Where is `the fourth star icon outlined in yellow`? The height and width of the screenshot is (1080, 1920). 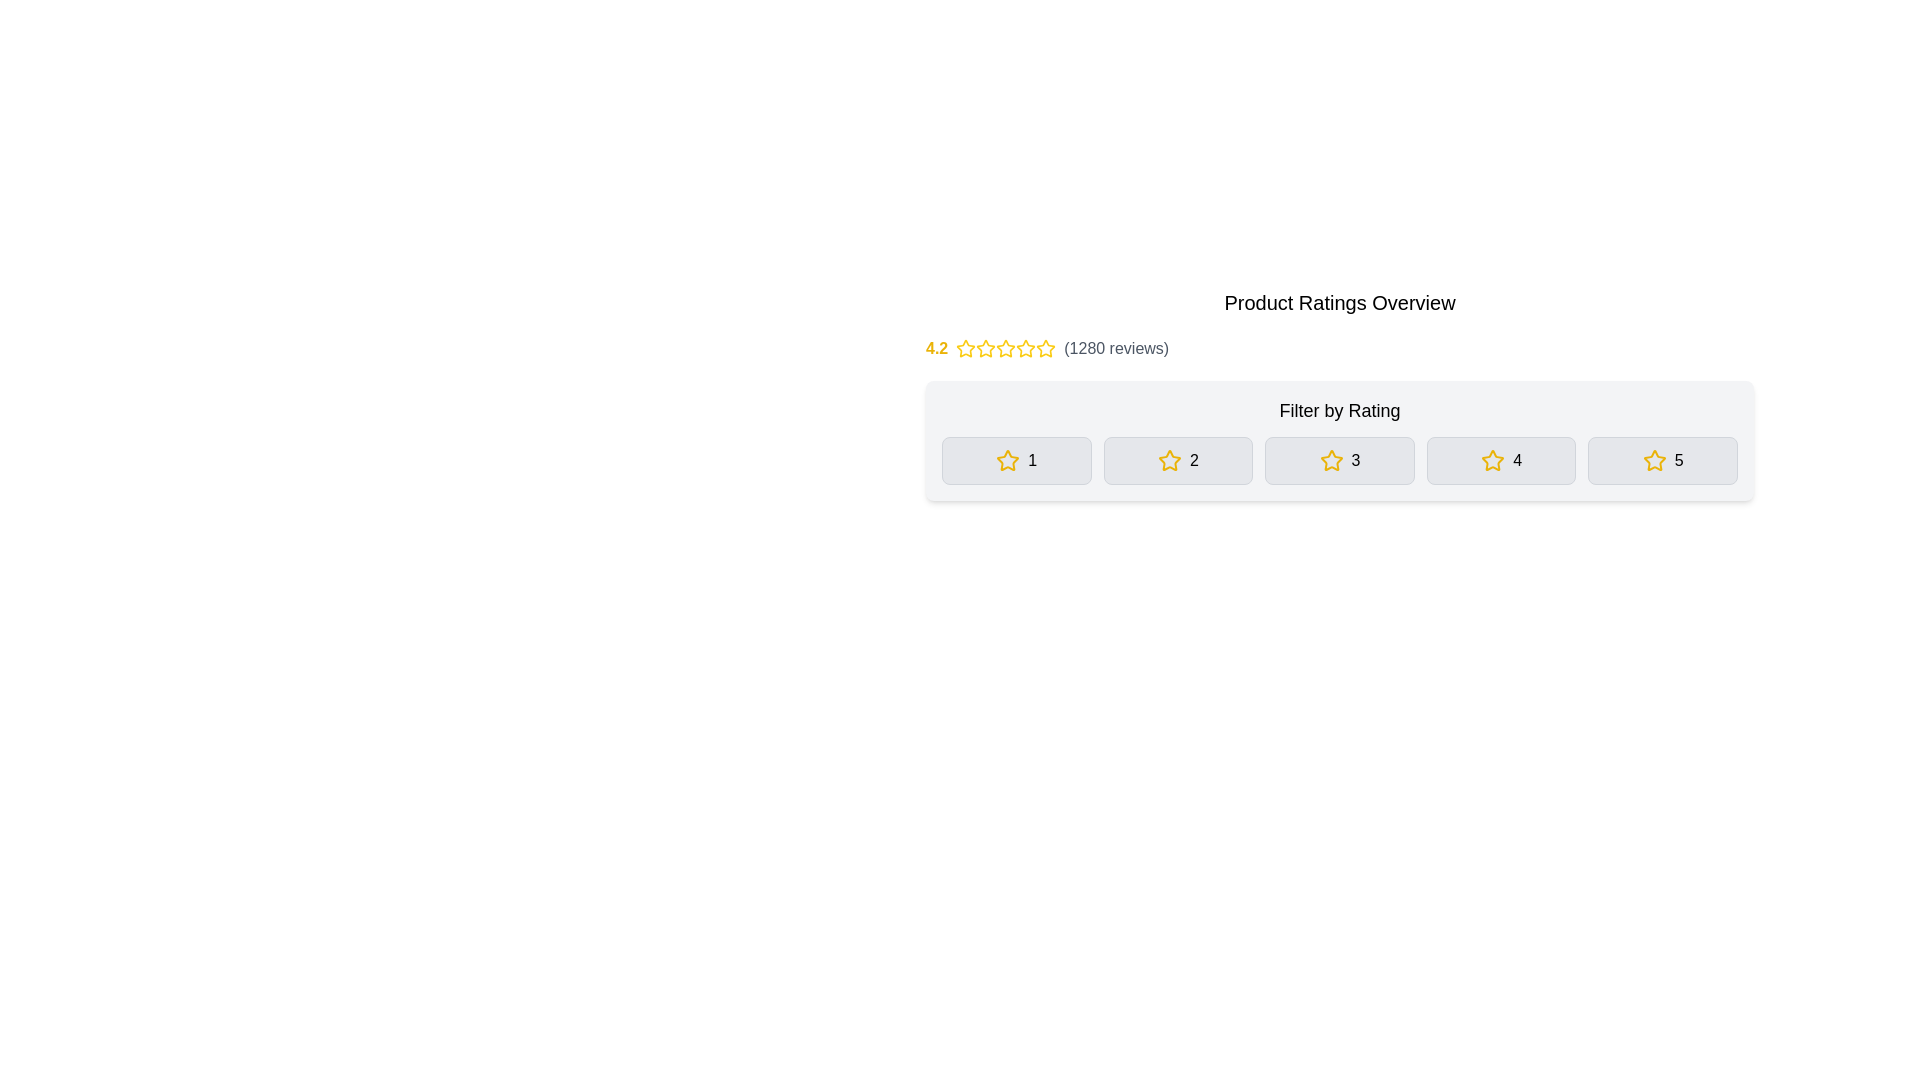 the fourth star icon outlined in yellow is located at coordinates (1493, 460).